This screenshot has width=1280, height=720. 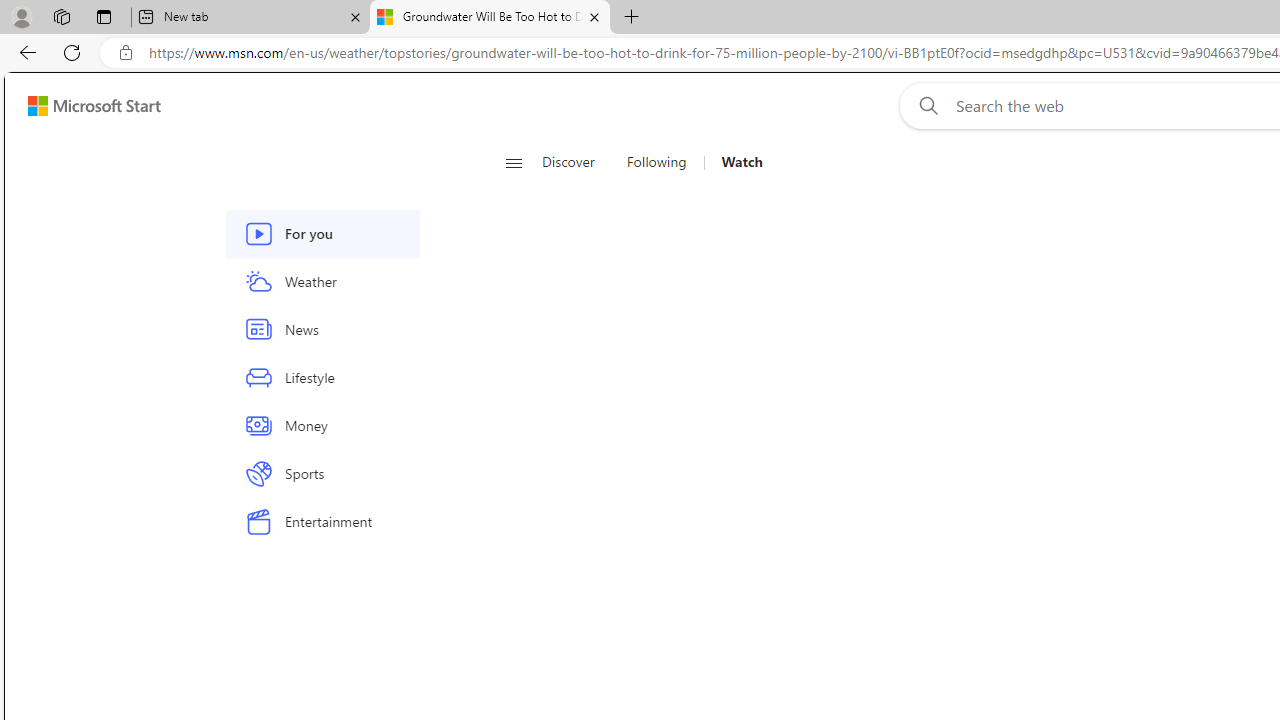 I want to click on 'Skip to footer', so click(x=81, y=105).